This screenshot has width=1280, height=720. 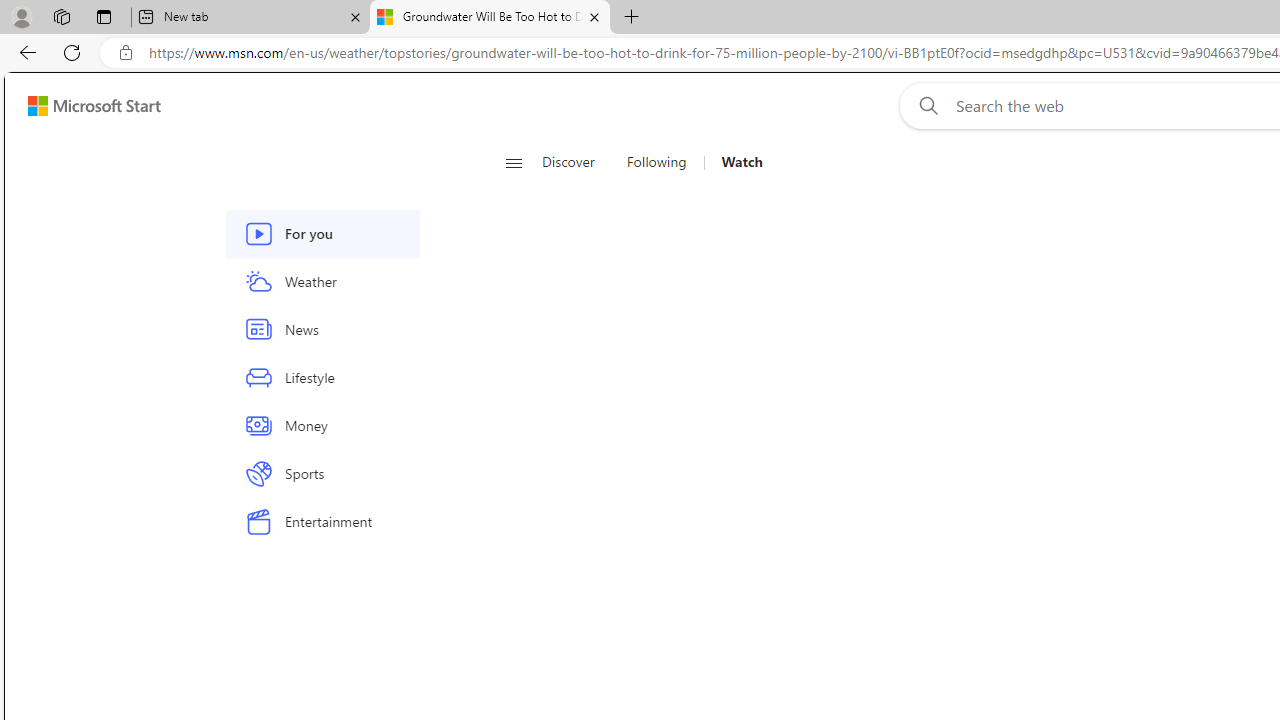 I want to click on 'Skip to footer', so click(x=81, y=105).